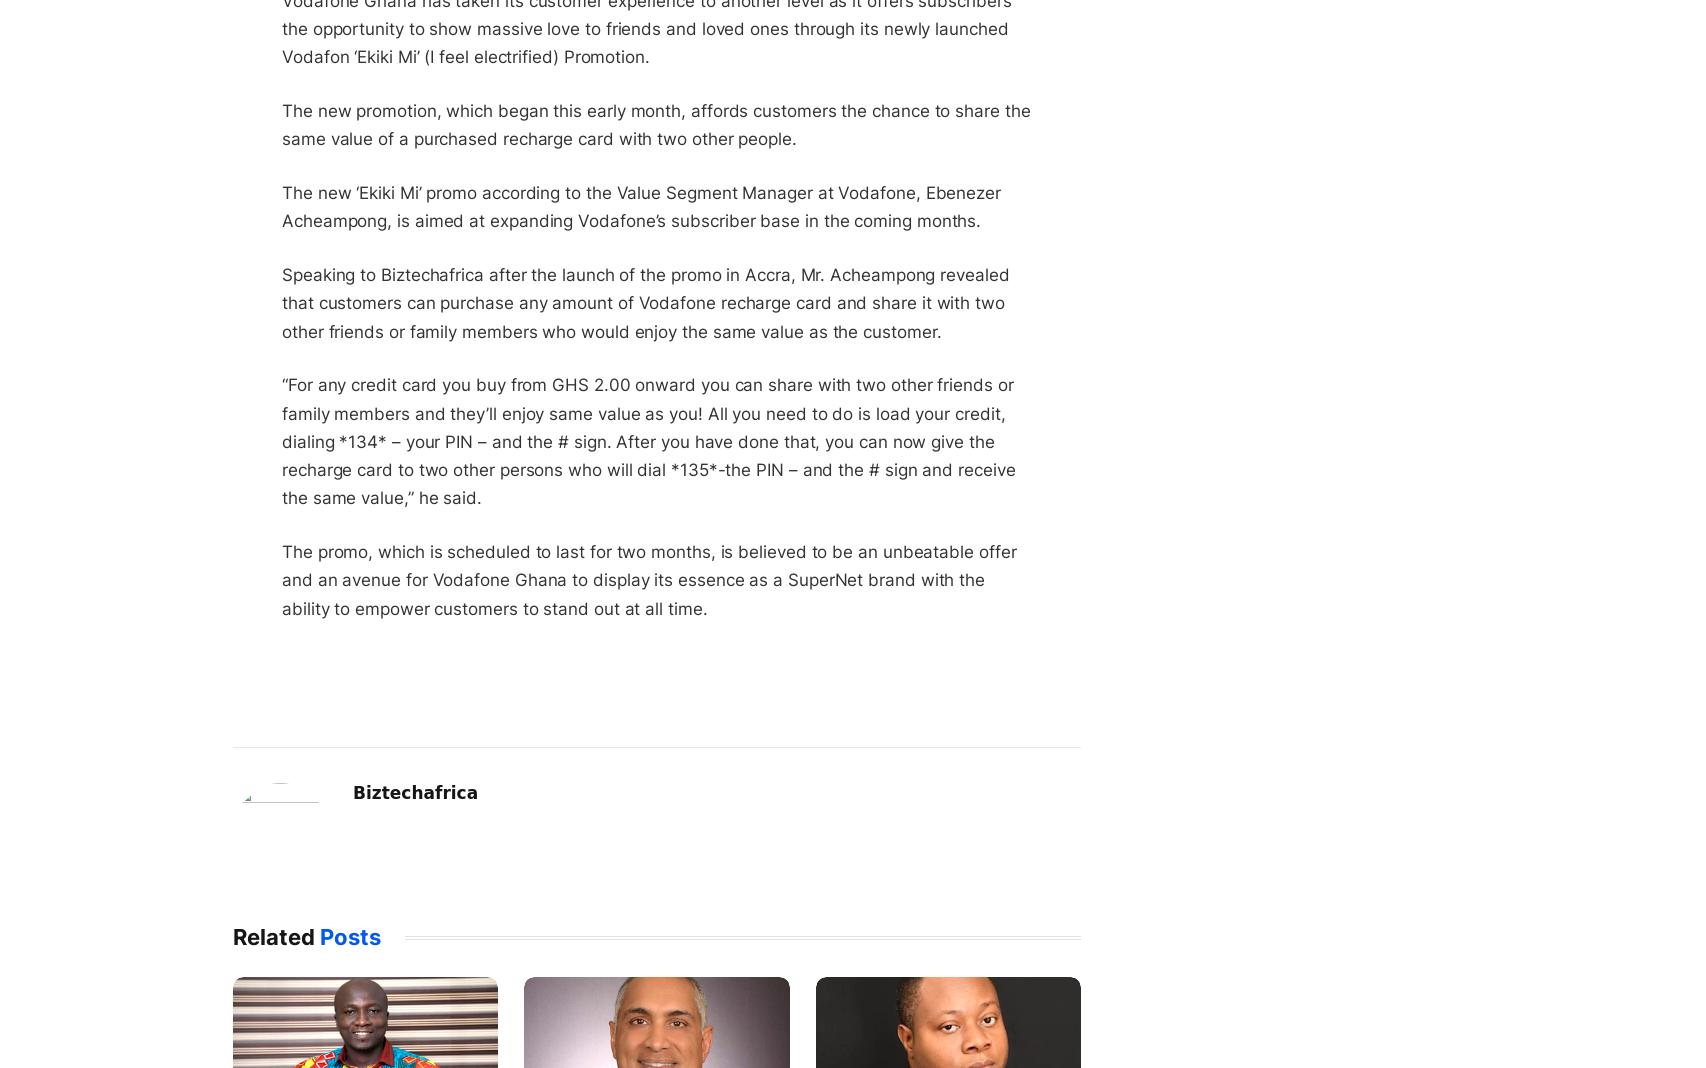 This screenshot has height=1068, width=1706. What do you see at coordinates (1044, 87) in the screenshot?
I see `'Quantum AI'` at bounding box center [1044, 87].